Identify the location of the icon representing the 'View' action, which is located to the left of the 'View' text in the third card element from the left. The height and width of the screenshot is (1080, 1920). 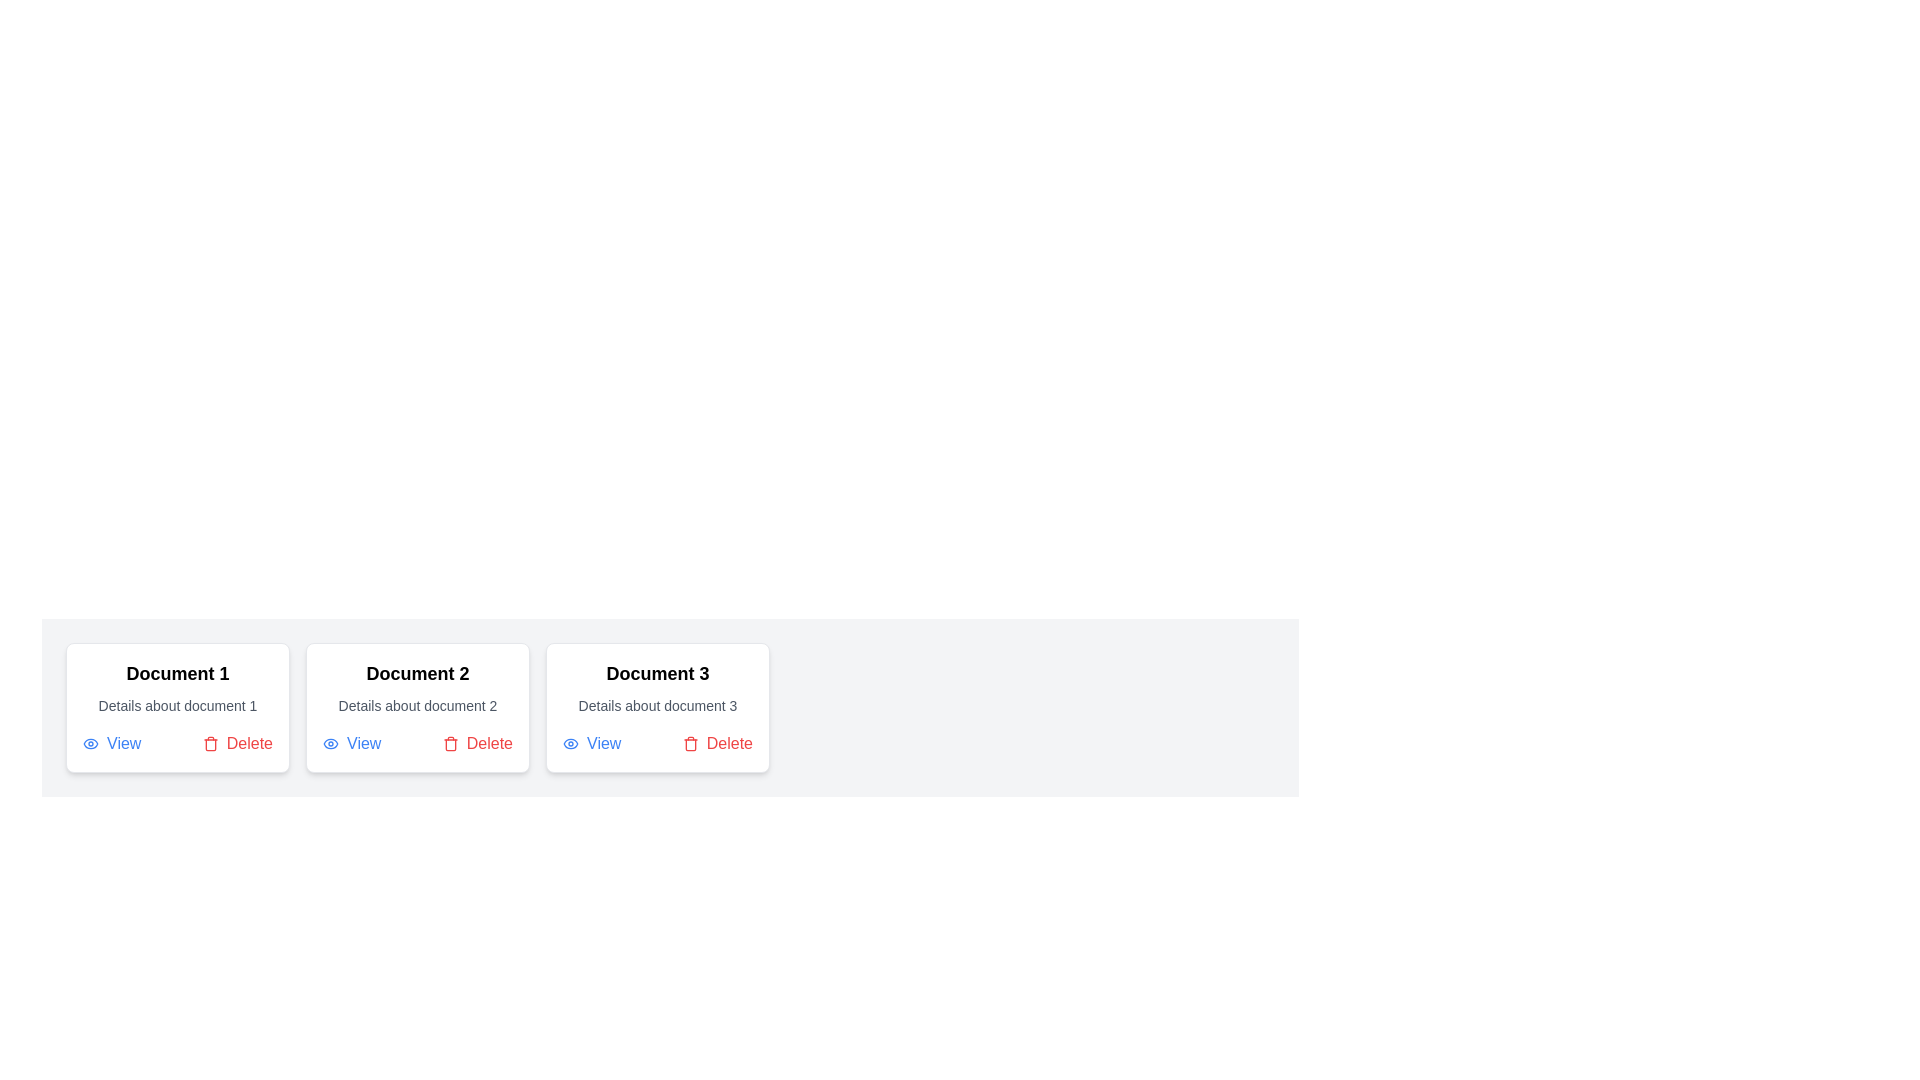
(570, 744).